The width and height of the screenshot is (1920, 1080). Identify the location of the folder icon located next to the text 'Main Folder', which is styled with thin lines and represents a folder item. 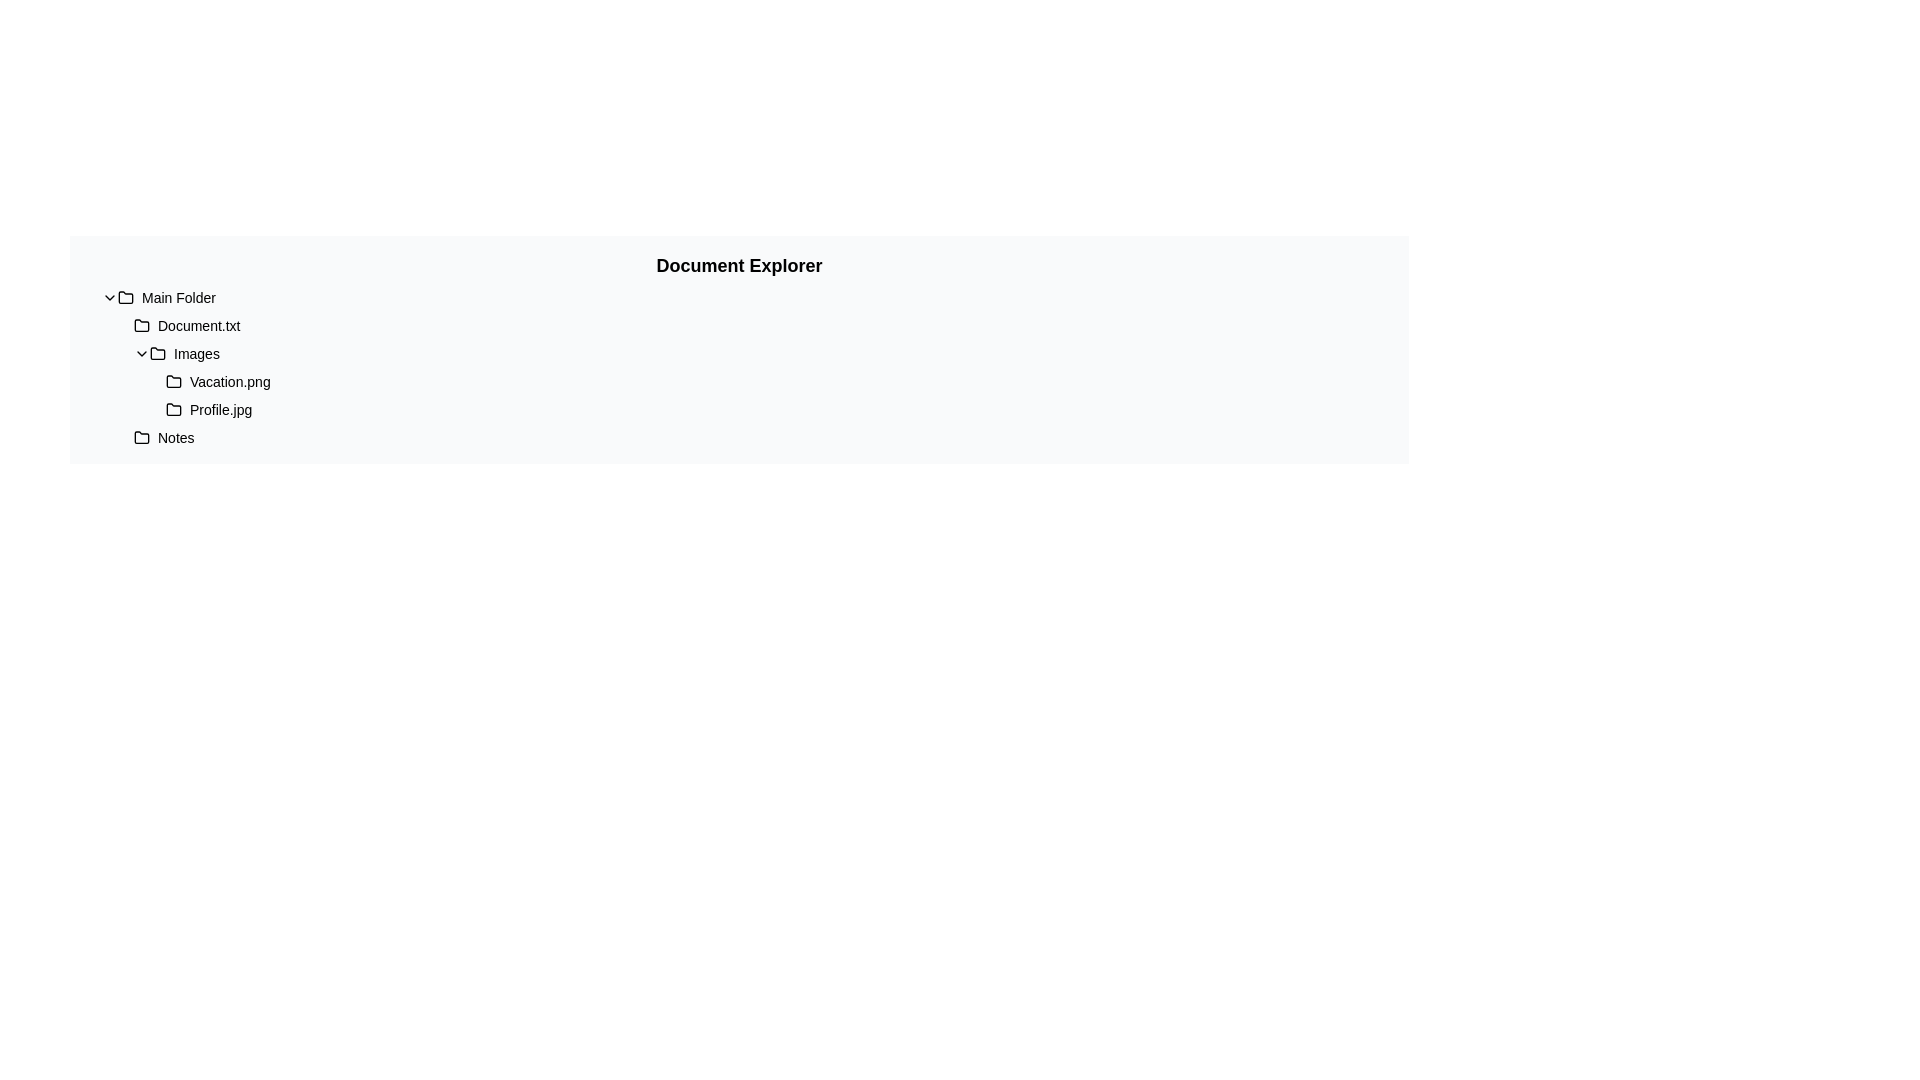
(124, 297).